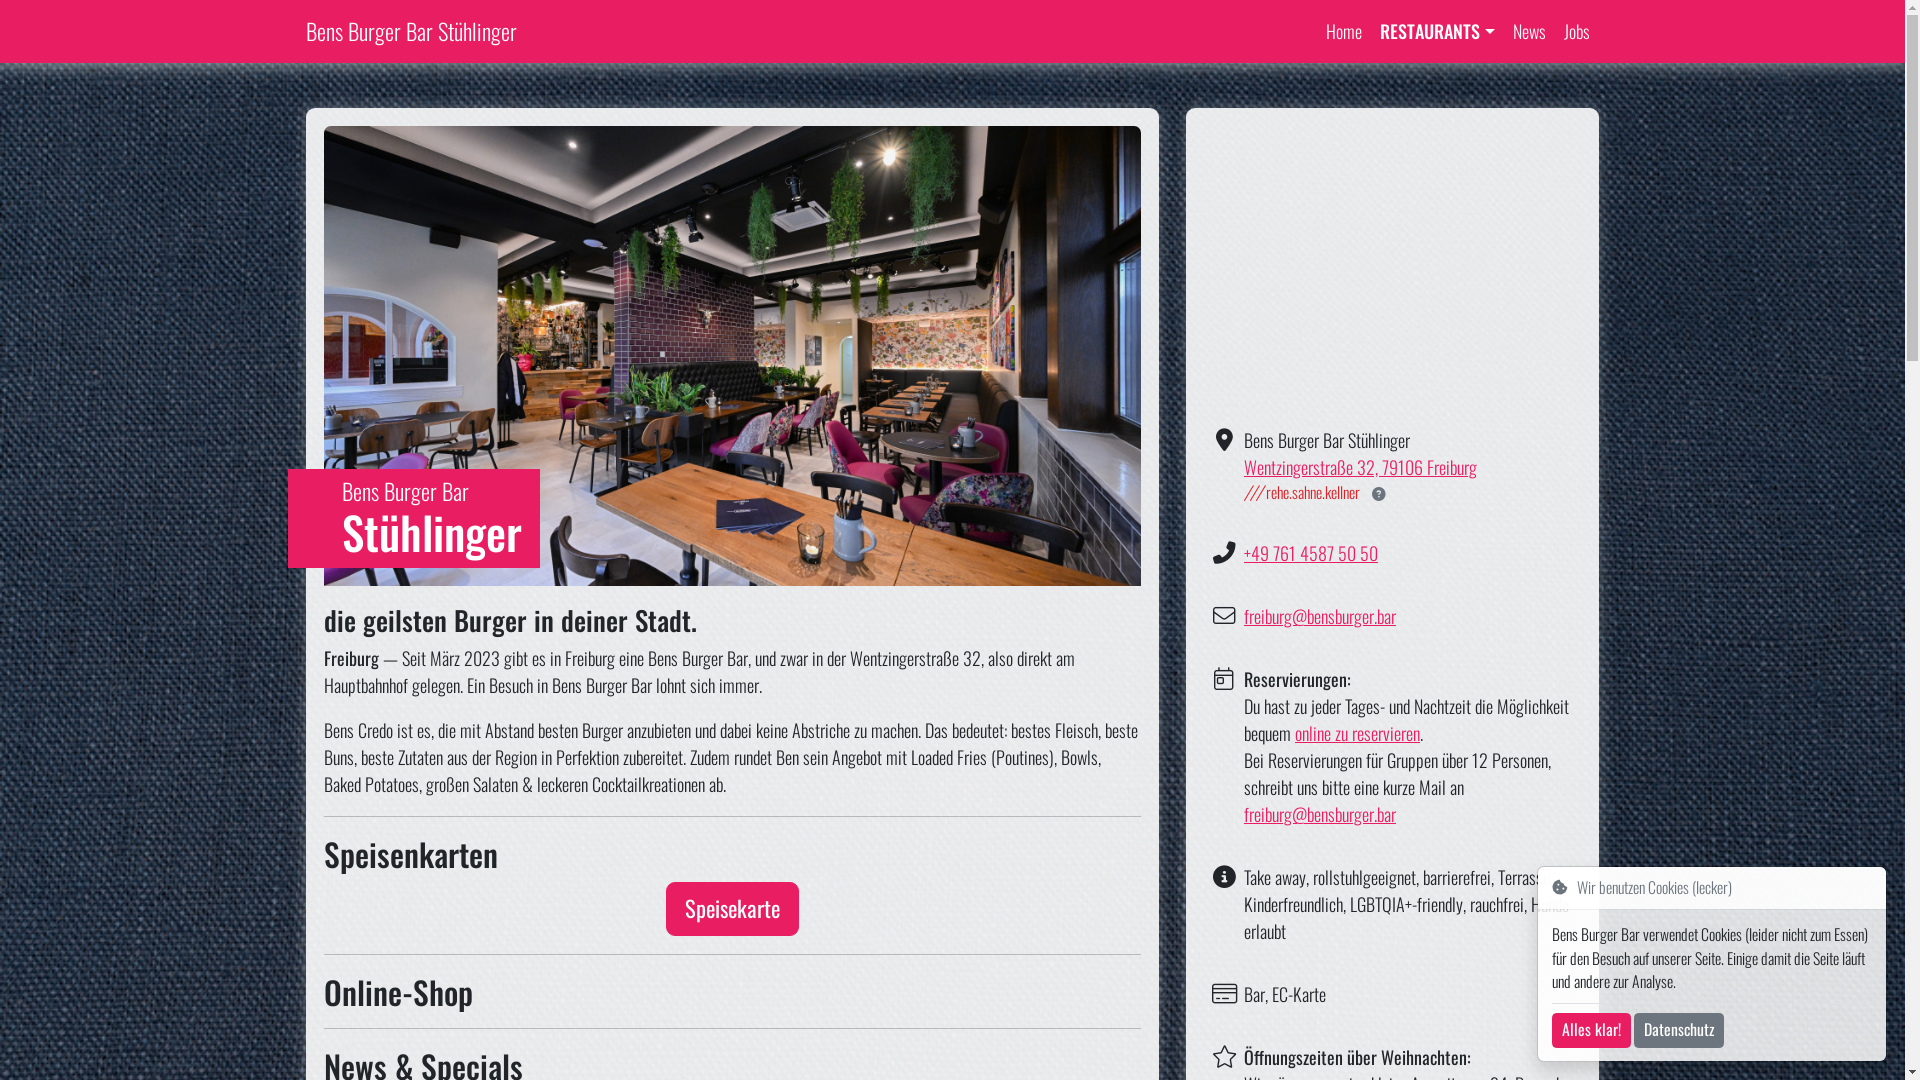 This screenshot has width=1920, height=1080. What do you see at coordinates (1357, 732) in the screenshot?
I see `'online zu reservieren'` at bounding box center [1357, 732].